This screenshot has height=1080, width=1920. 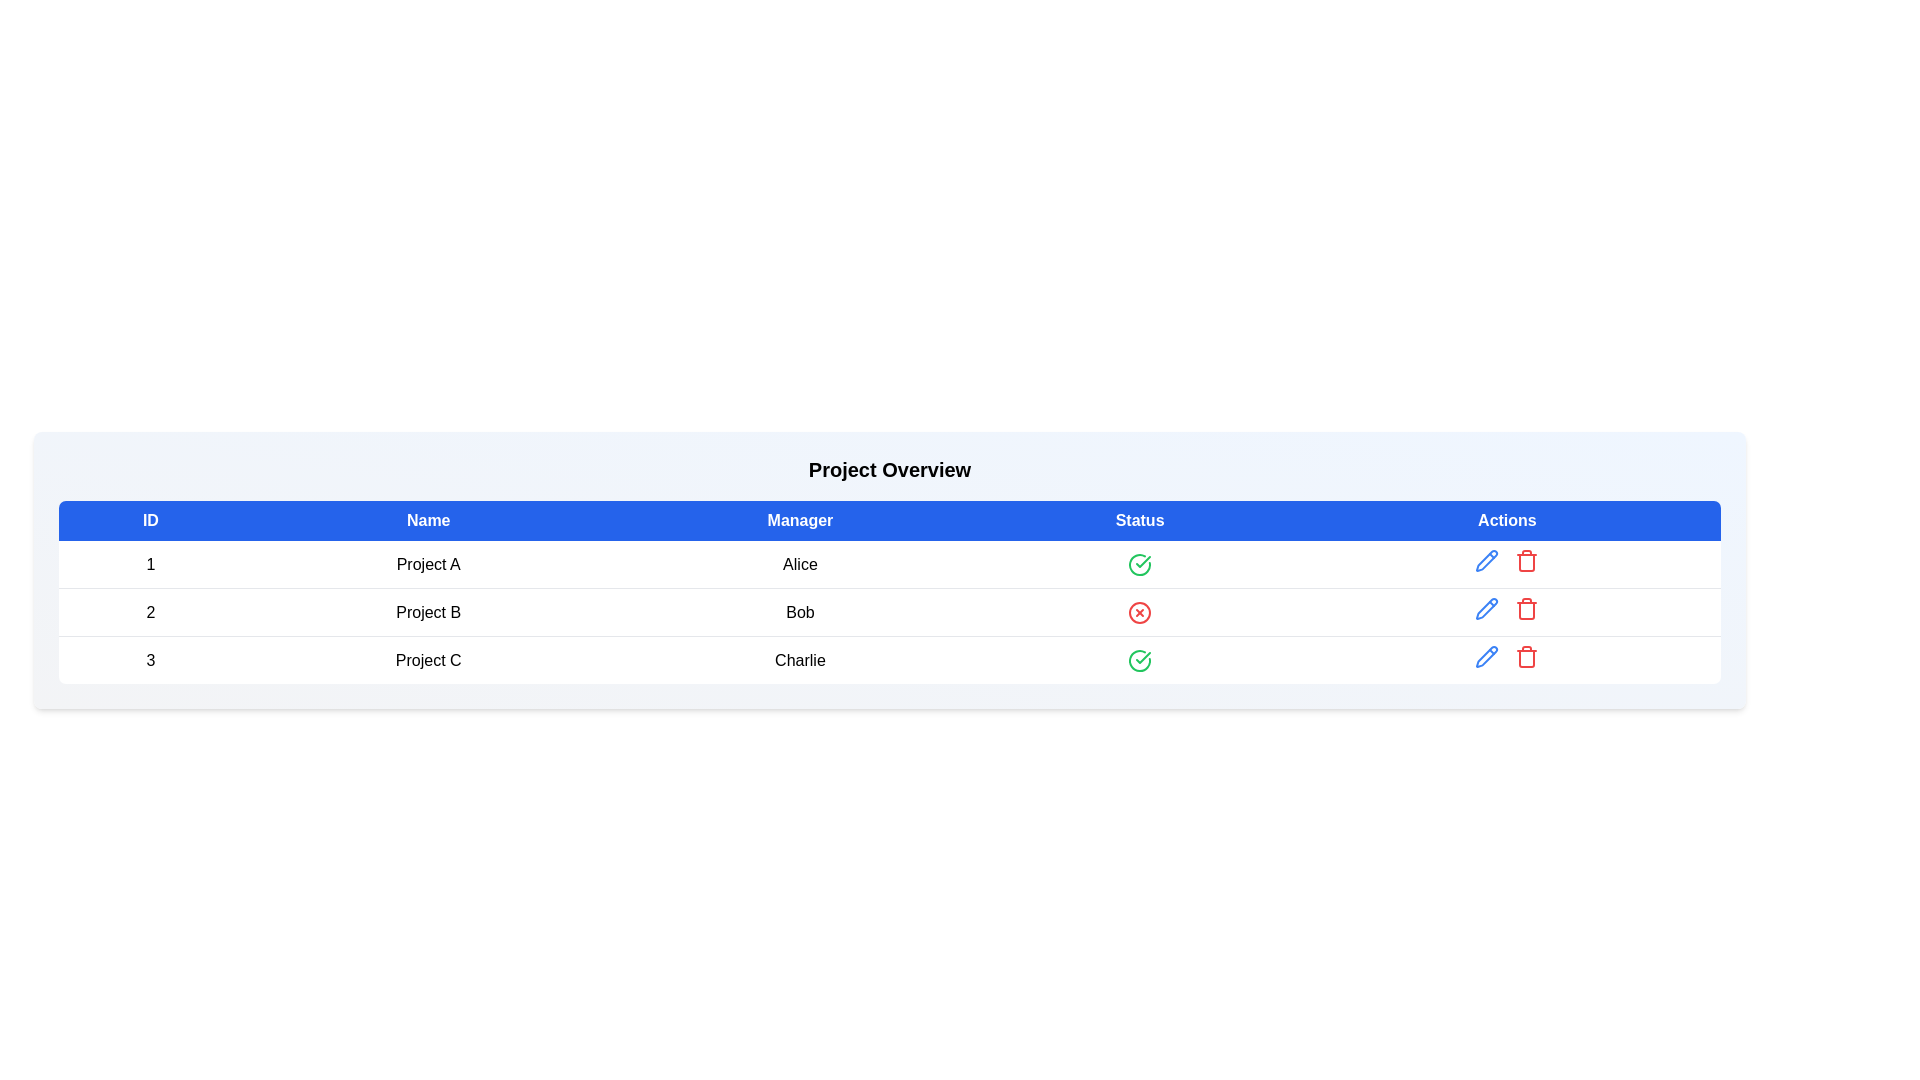 I want to click on the completion status icon for 'Charlie' located in the third row of the Status column, so click(x=1140, y=563).